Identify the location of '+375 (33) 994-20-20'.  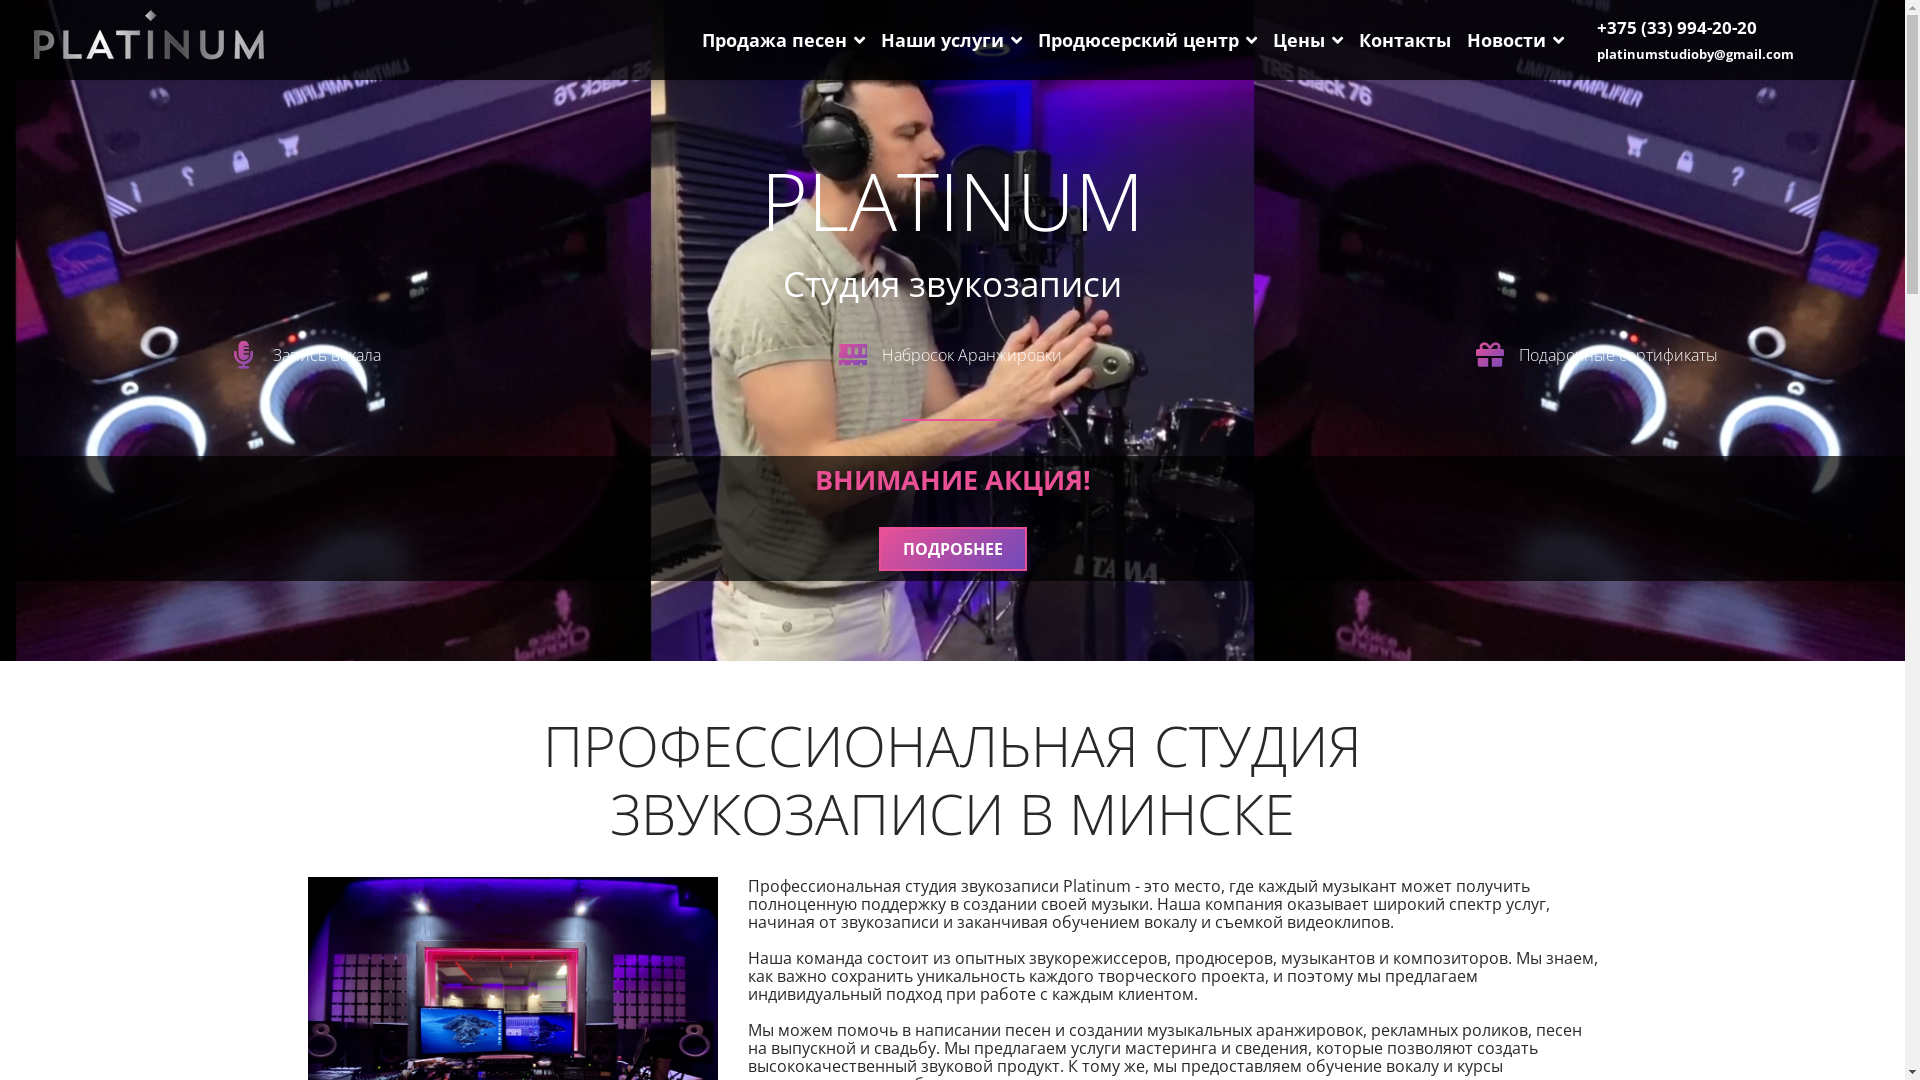
(1676, 27).